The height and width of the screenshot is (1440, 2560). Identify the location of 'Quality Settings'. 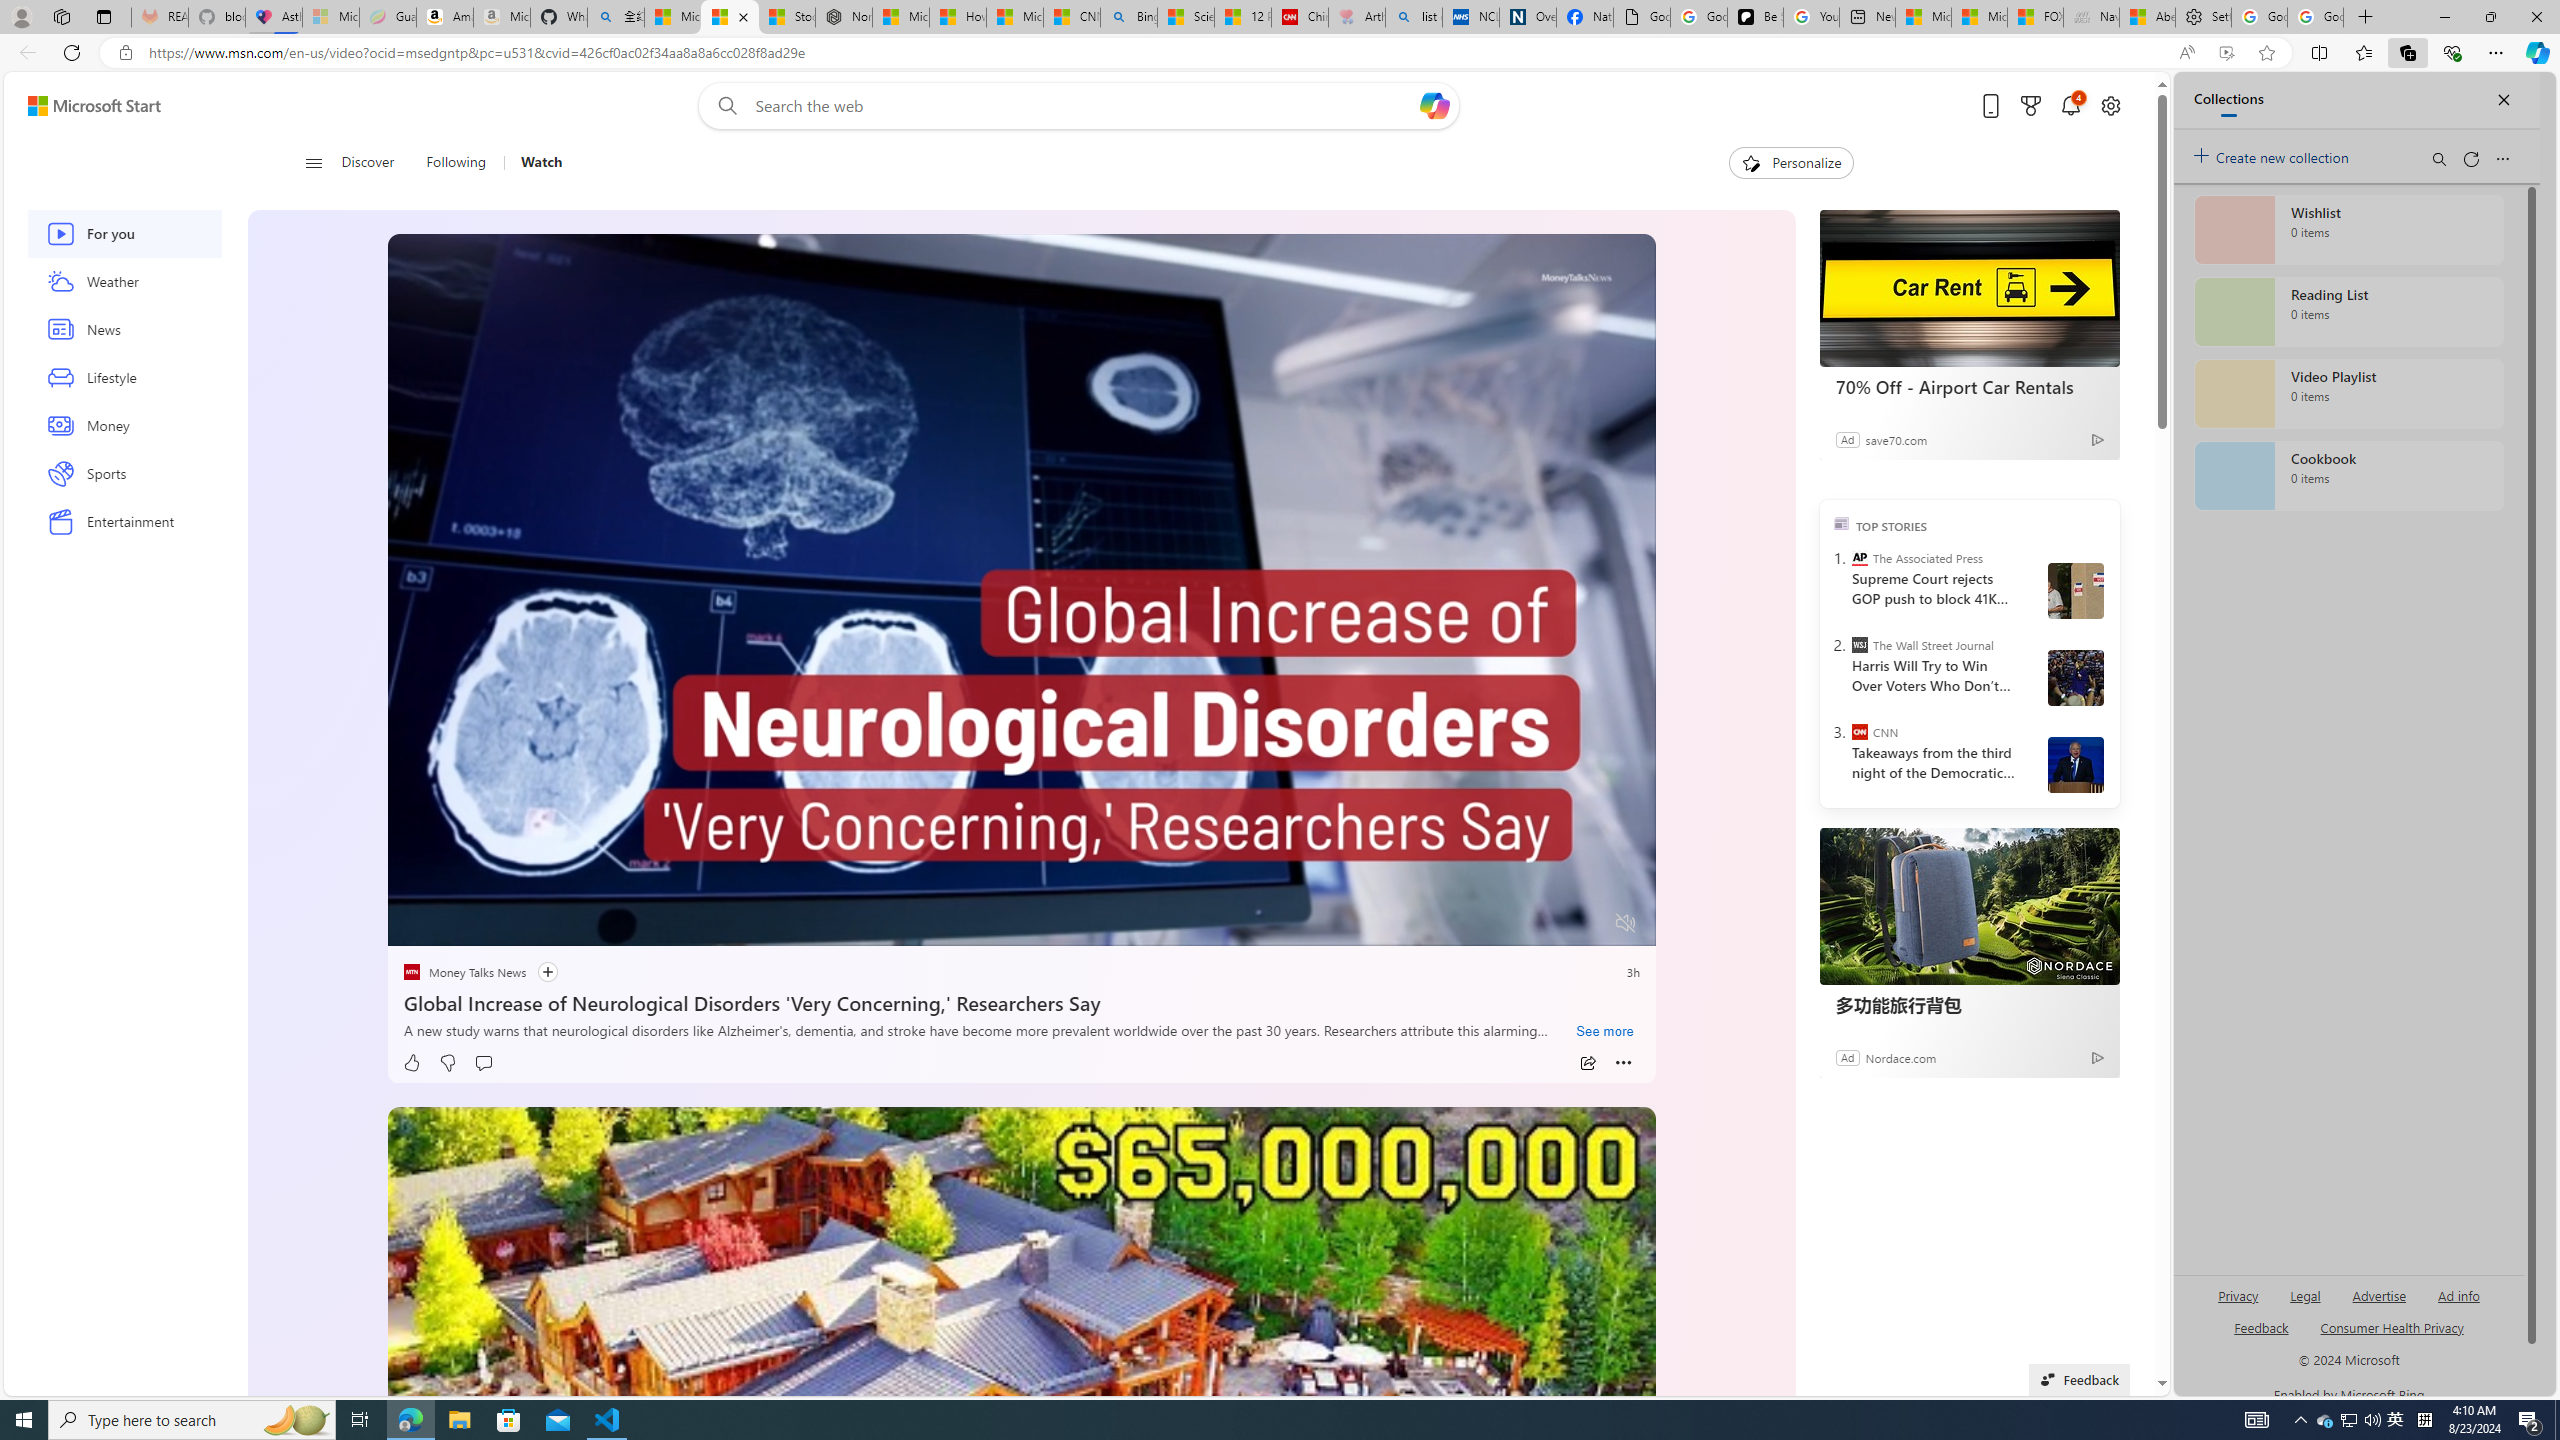
(1507, 923).